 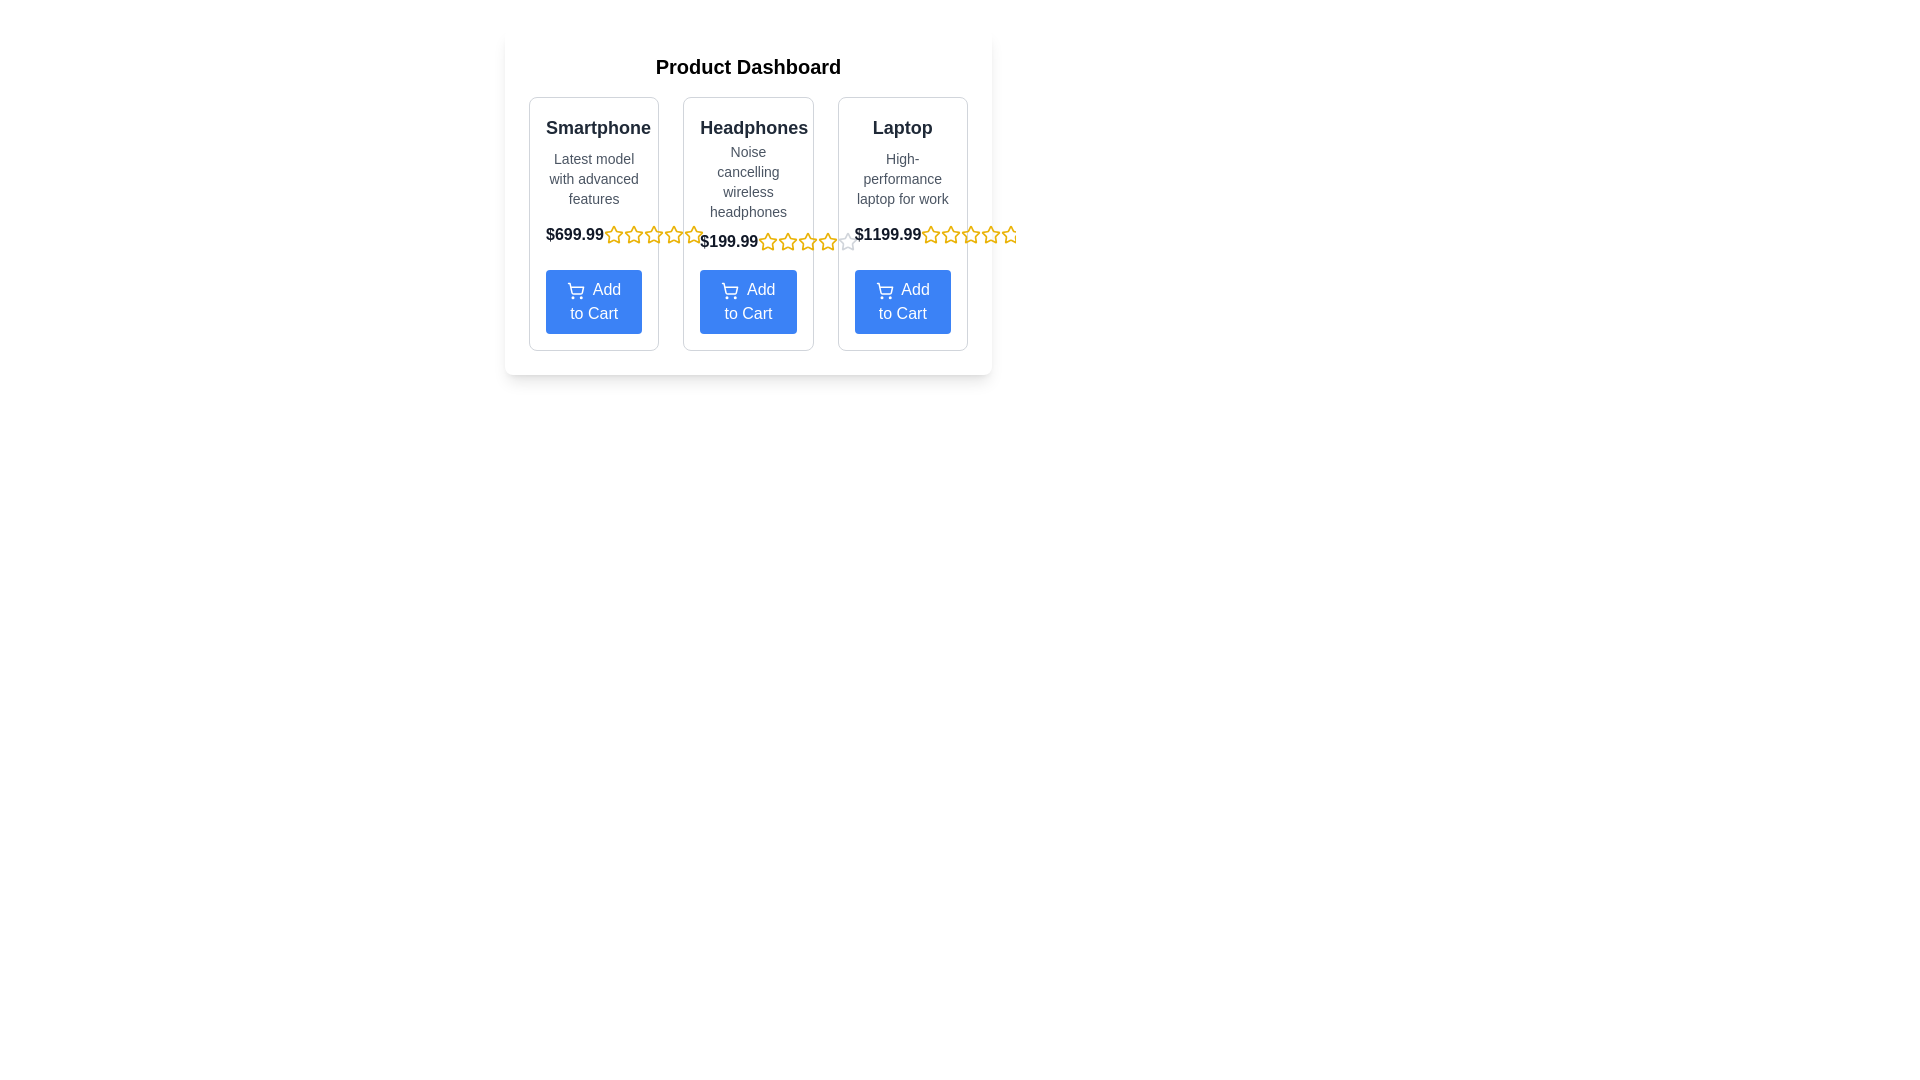 I want to click on the seventh star rating icon for the 'Laptop' product, located under its price in the 'Product Dashboard' section, so click(x=971, y=233).